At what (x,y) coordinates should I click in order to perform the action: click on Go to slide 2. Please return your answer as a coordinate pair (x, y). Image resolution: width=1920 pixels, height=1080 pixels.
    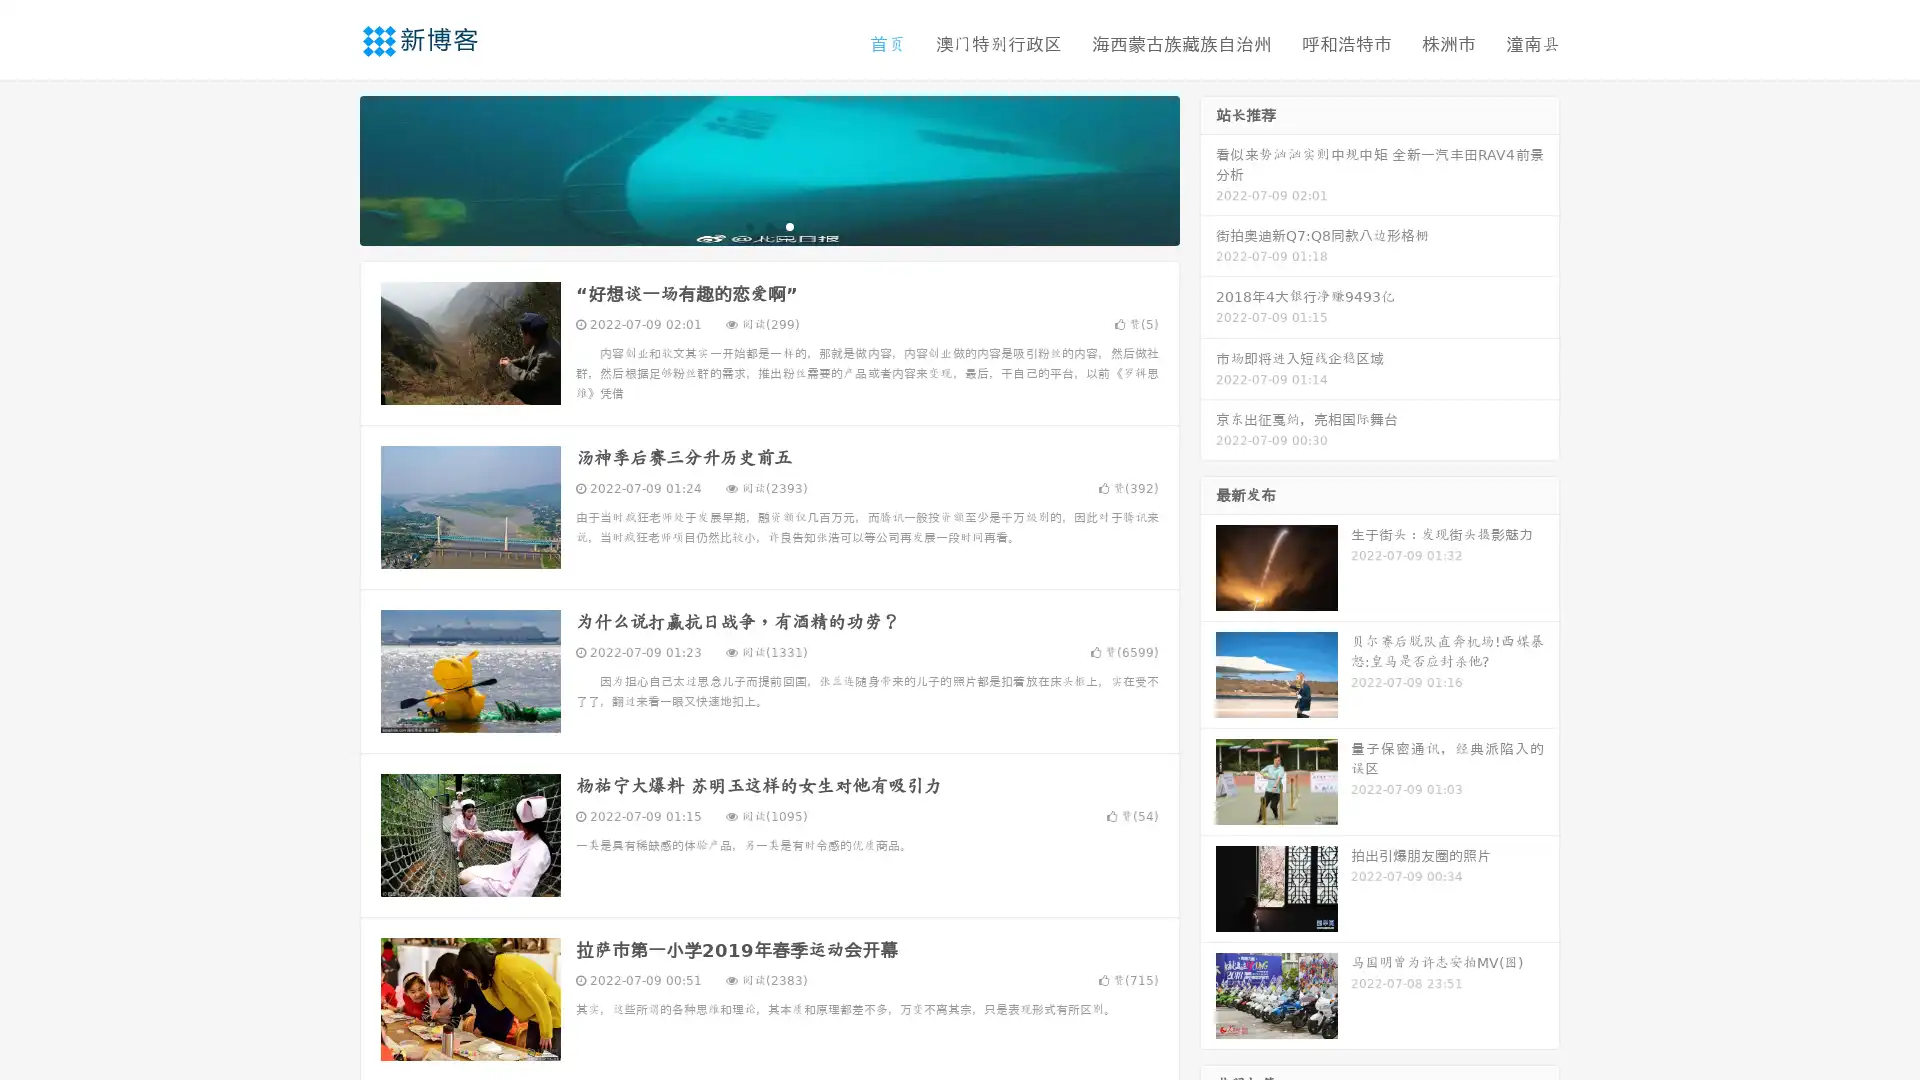
    Looking at the image, I should click on (768, 225).